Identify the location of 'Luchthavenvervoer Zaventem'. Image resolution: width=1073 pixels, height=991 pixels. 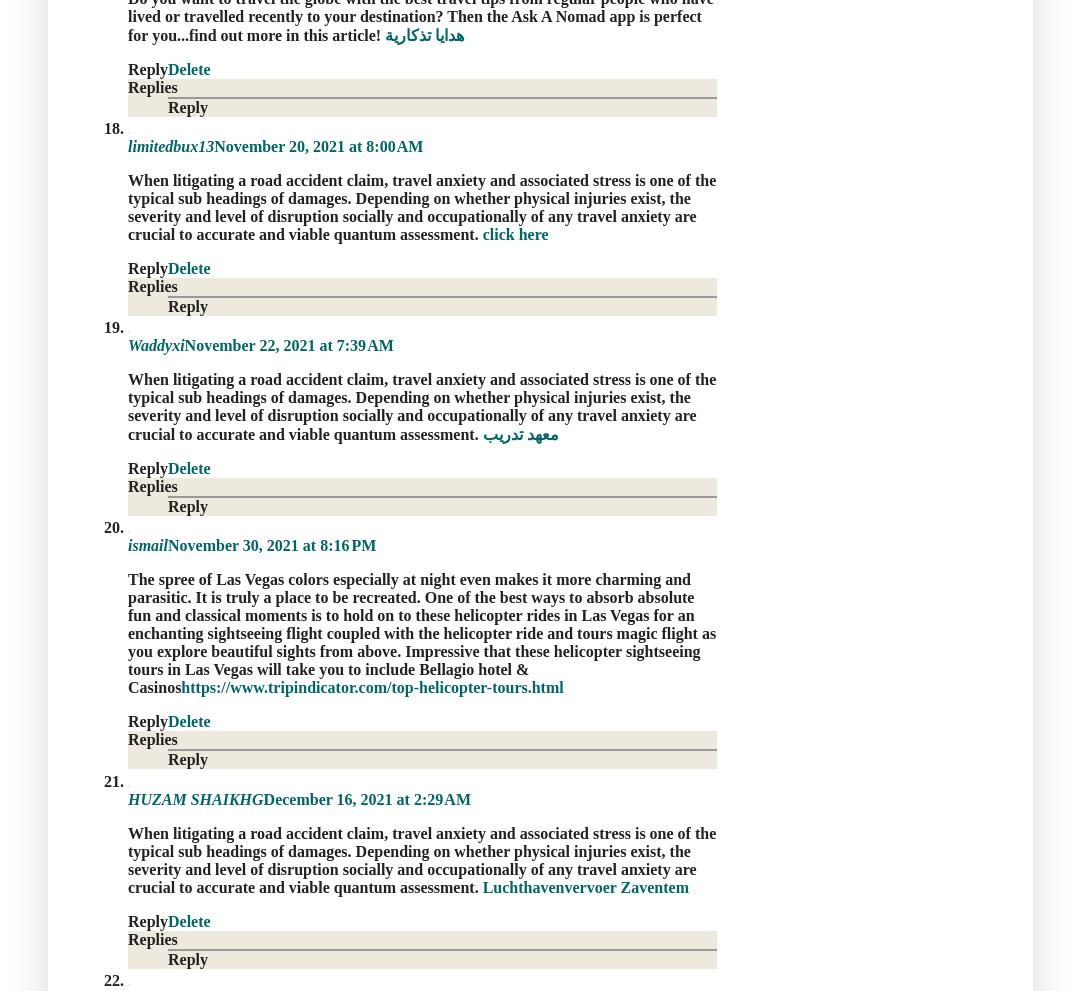
(585, 886).